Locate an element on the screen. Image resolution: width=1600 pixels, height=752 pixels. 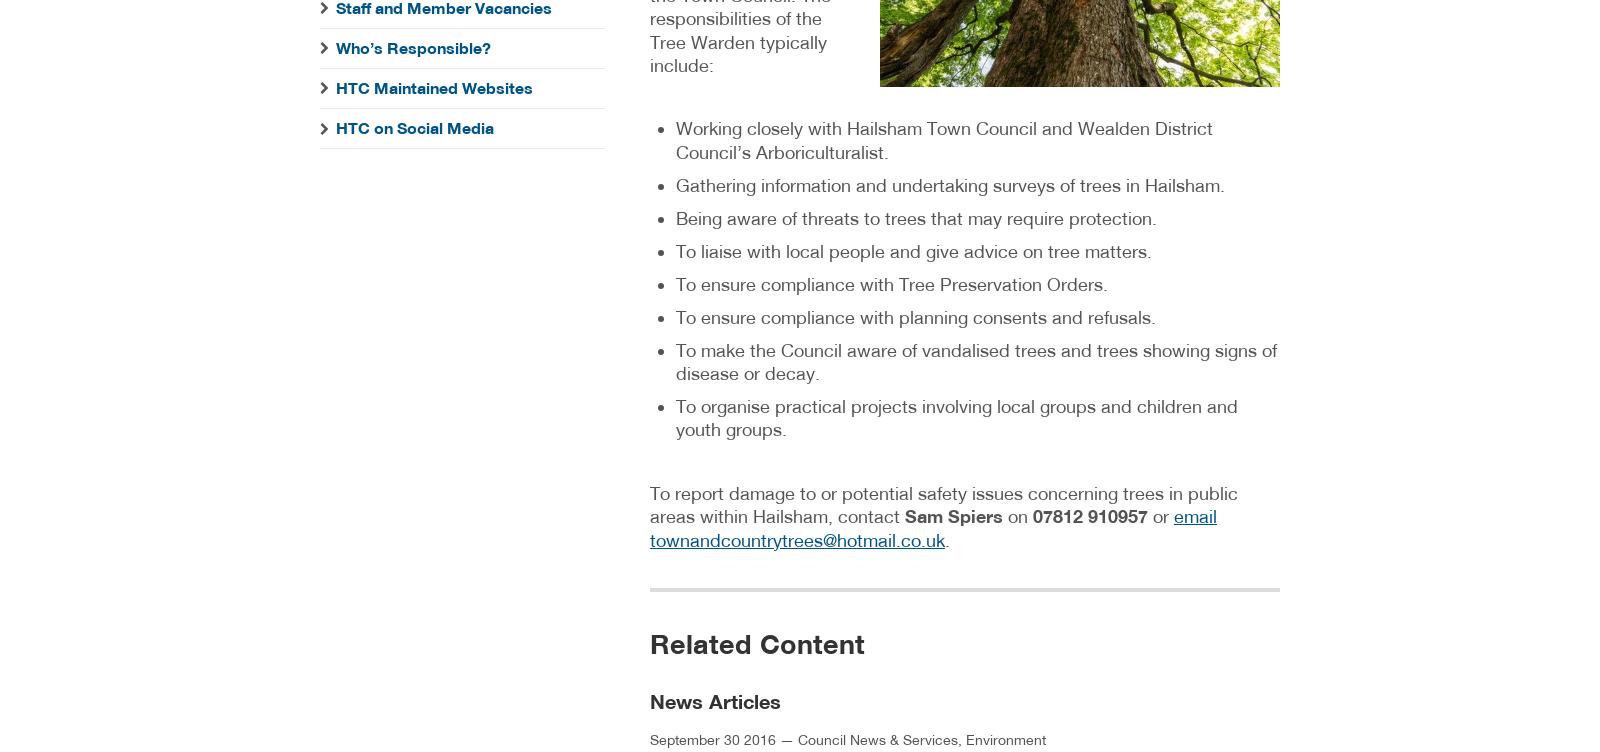
'September 30 2016' is located at coordinates (712, 738).